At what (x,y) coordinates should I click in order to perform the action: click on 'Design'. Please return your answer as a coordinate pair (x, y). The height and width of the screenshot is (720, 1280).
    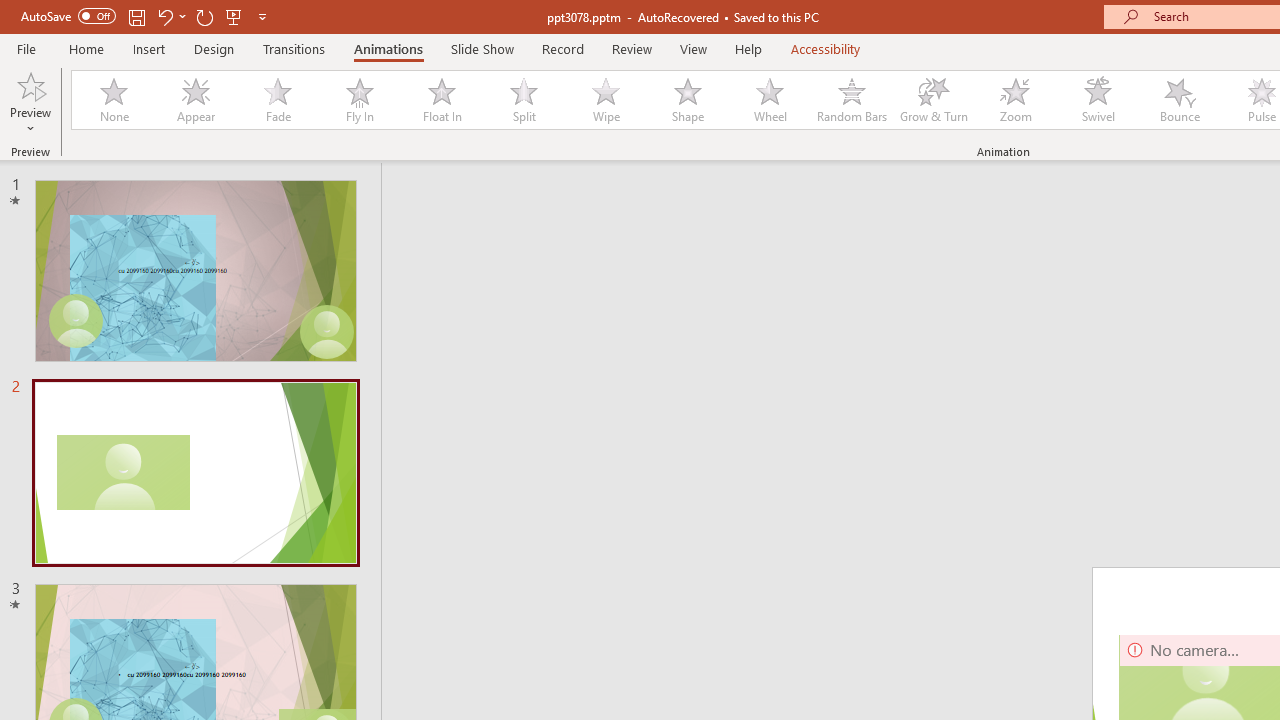
    Looking at the image, I should click on (214, 48).